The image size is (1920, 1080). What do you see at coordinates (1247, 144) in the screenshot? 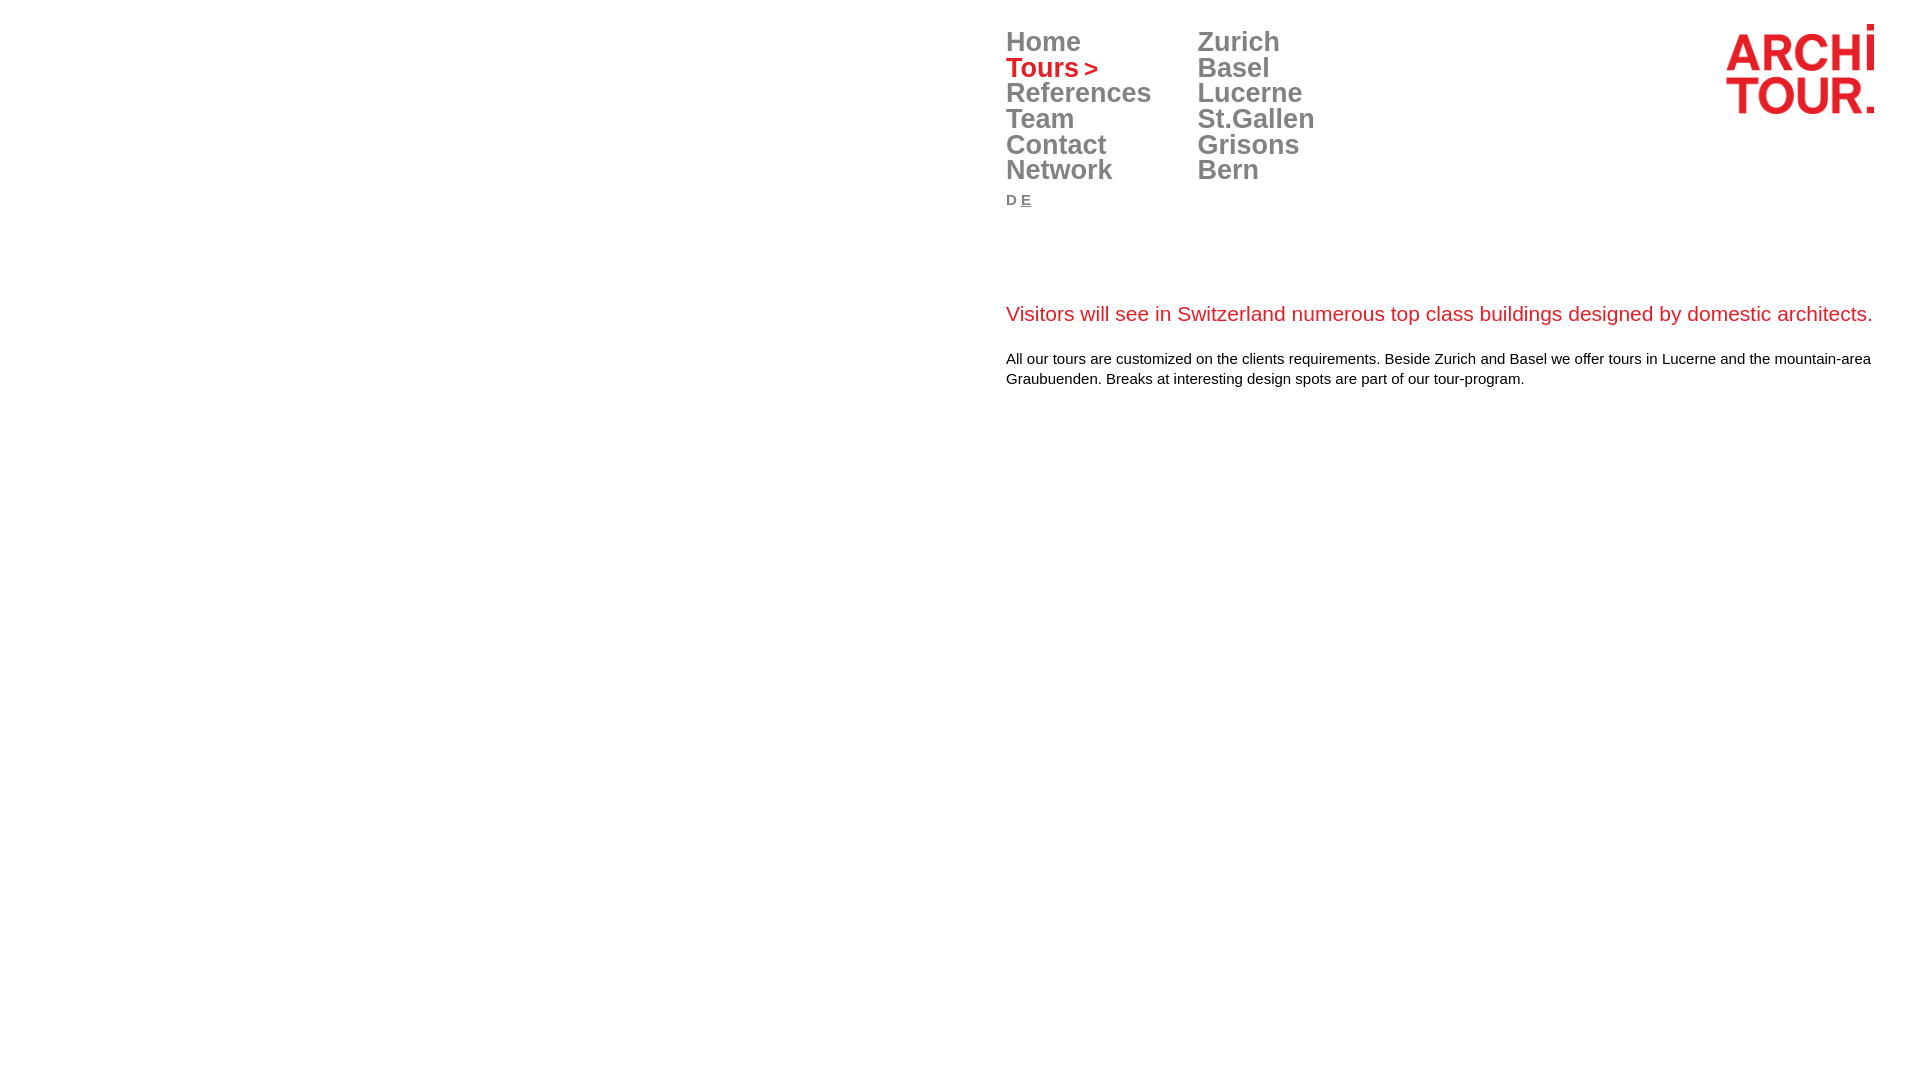
I see `'Grisons'` at bounding box center [1247, 144].